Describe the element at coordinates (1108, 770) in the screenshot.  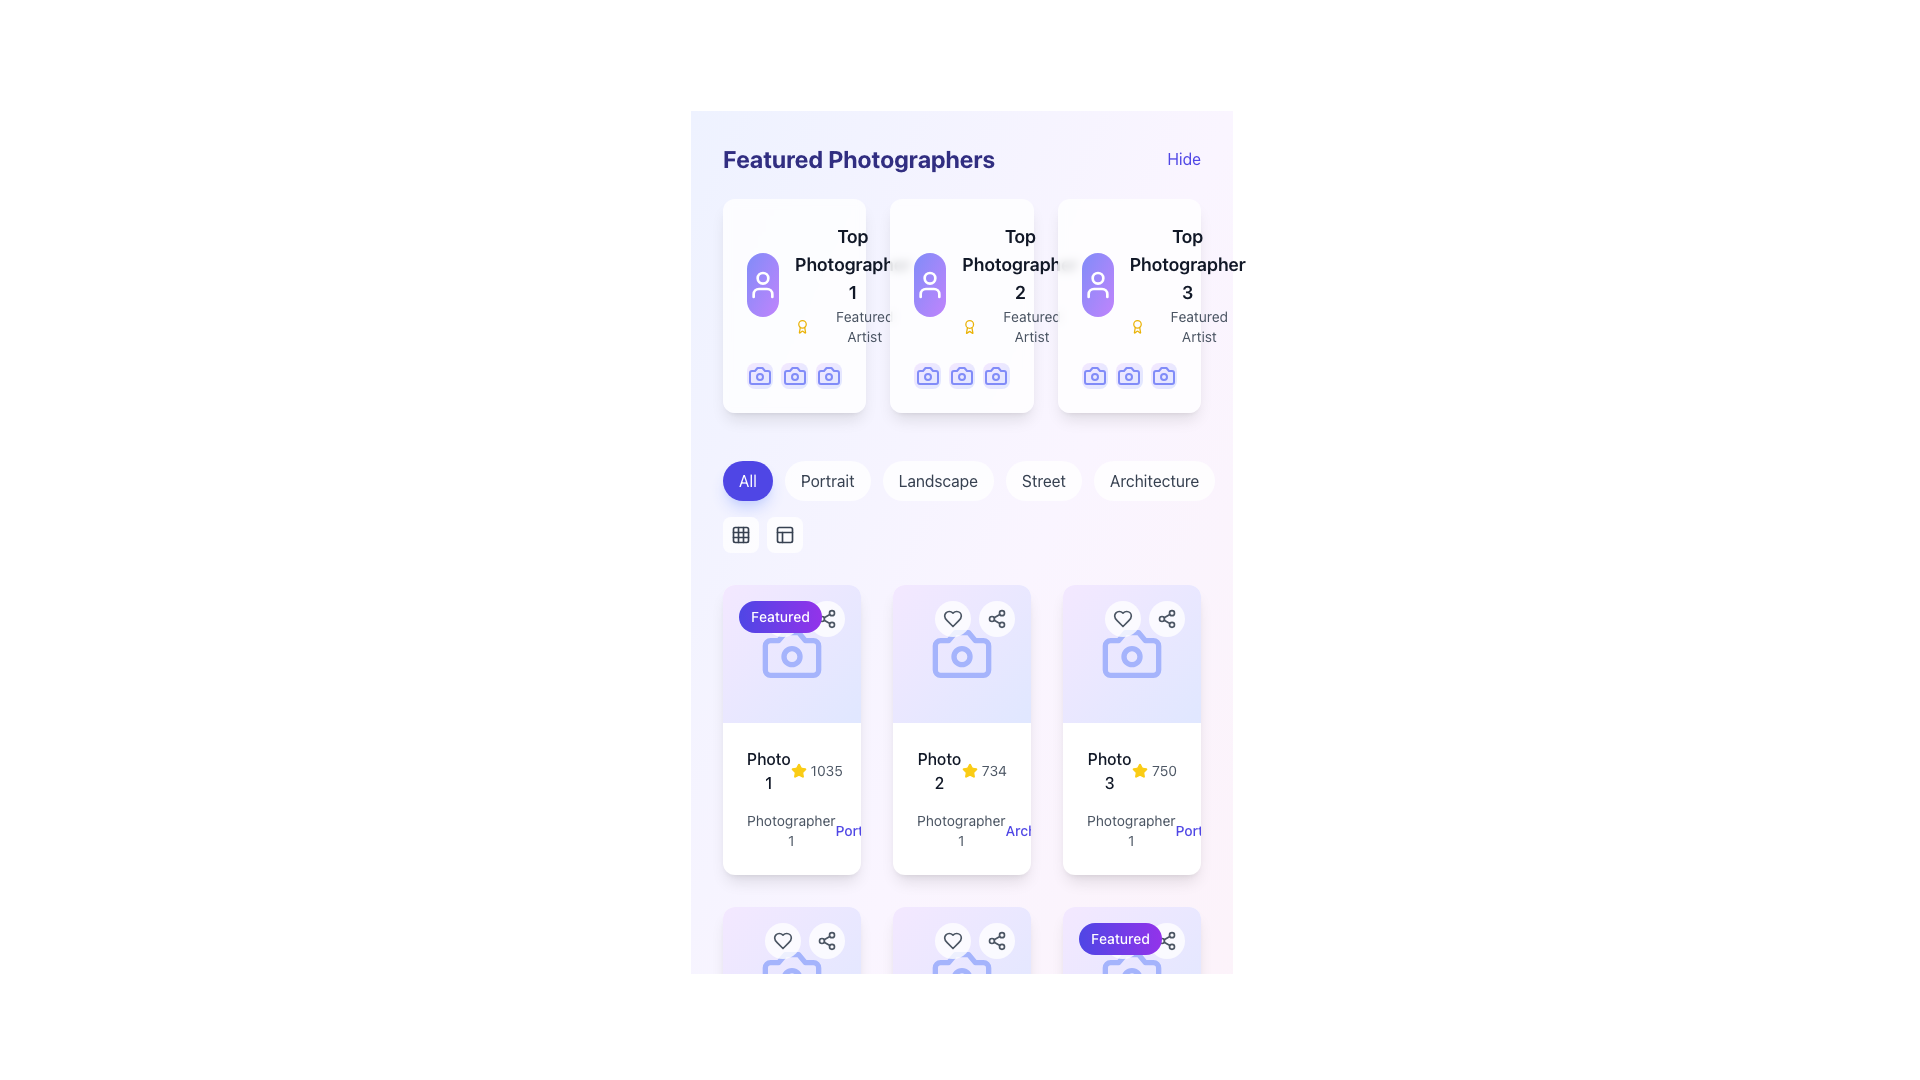
I see `the text label displaying 'Photo 3' in dark gray color, located in the third card of the interface` at that location.